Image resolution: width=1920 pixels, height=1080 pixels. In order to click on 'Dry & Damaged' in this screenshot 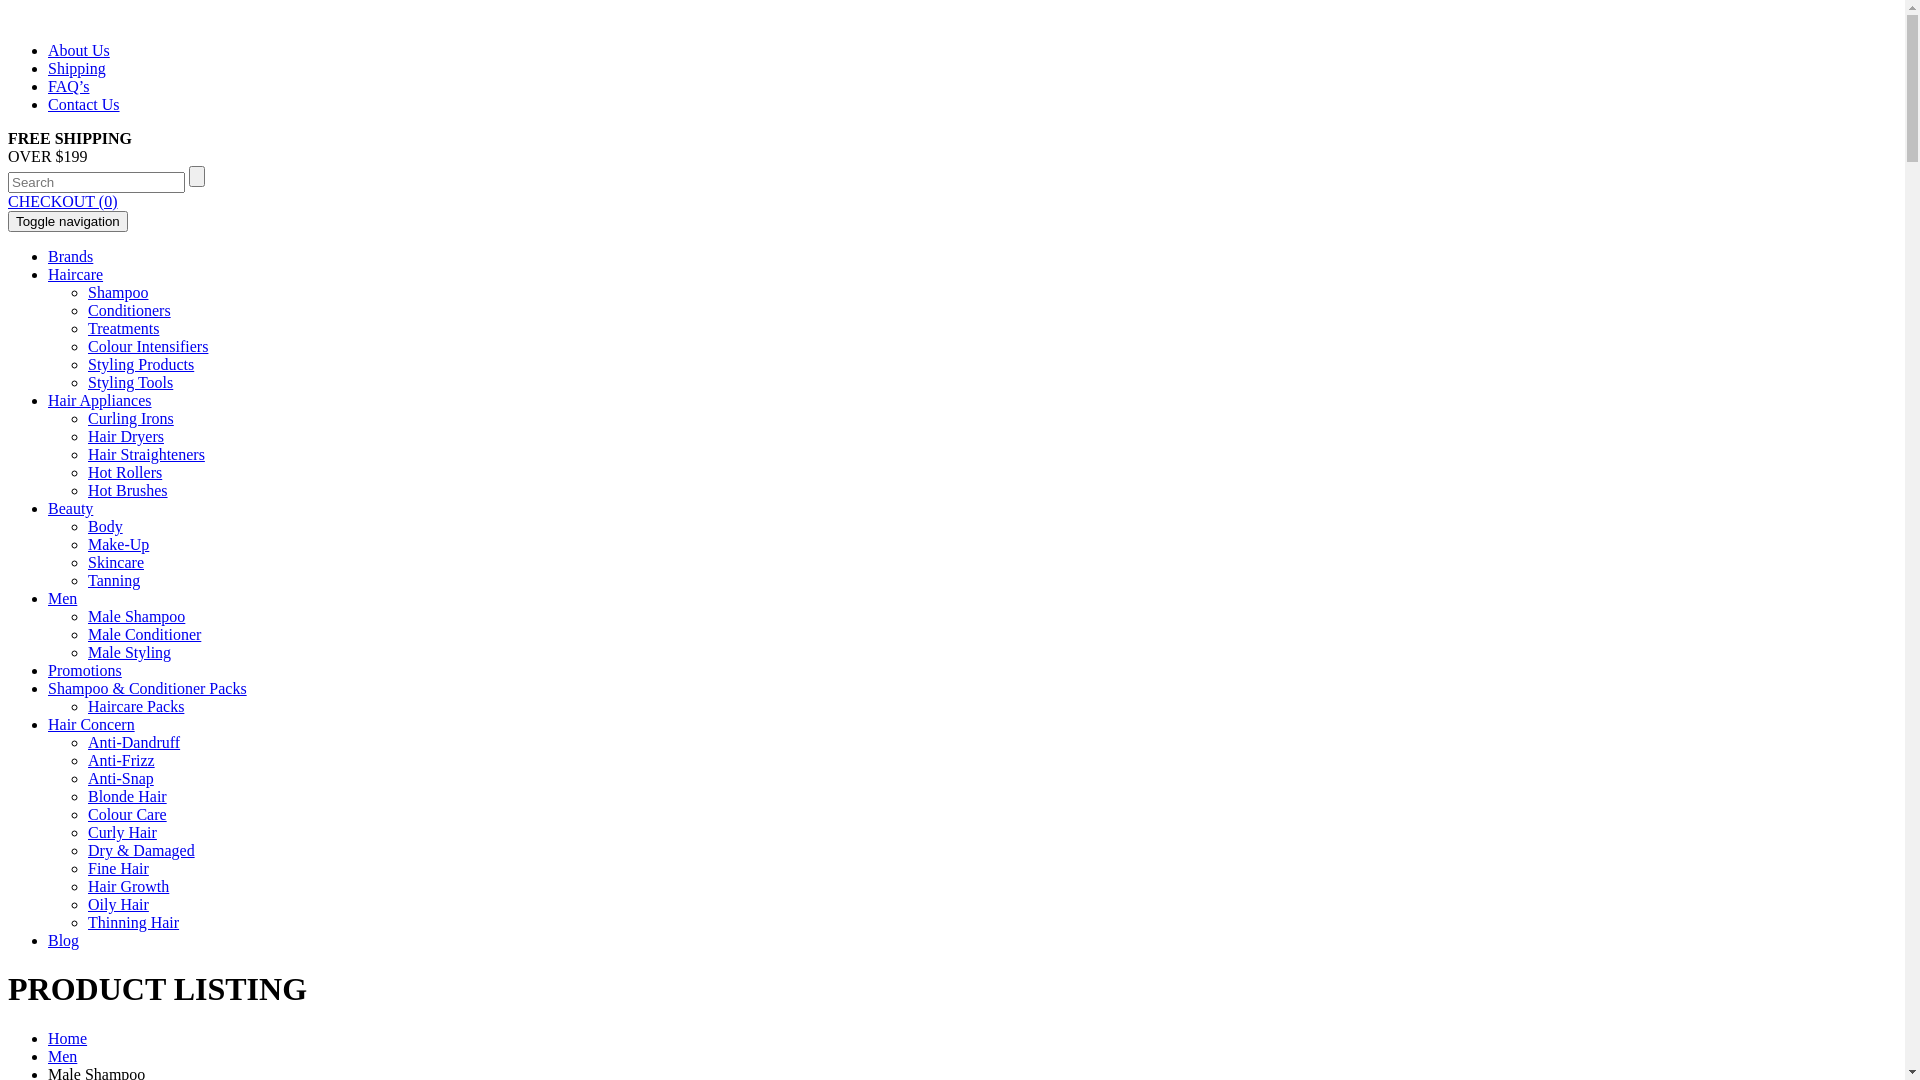, I will do `click(86, 850)`.